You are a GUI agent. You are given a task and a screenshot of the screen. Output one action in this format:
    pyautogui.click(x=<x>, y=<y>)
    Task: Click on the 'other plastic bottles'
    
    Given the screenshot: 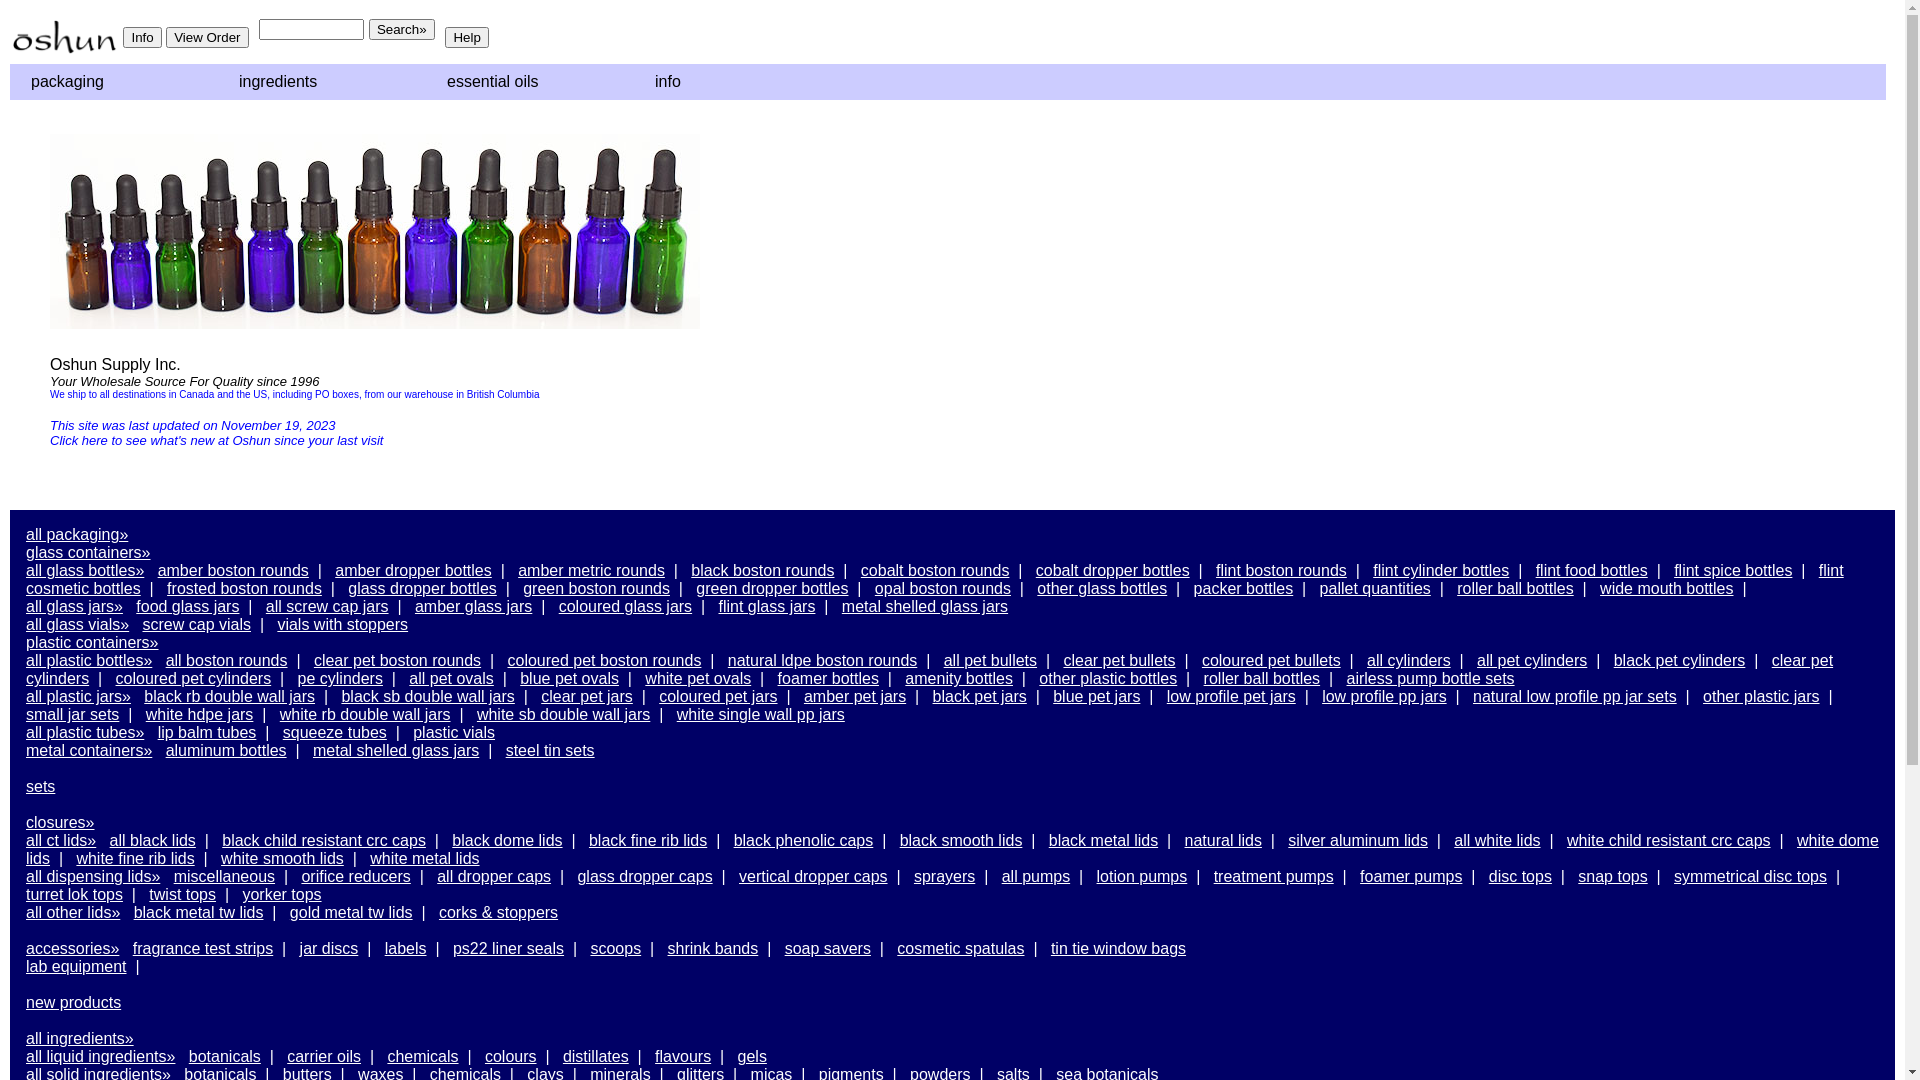 What is the action you would take?
    pyautogui.click(x=1107, y=677)
    